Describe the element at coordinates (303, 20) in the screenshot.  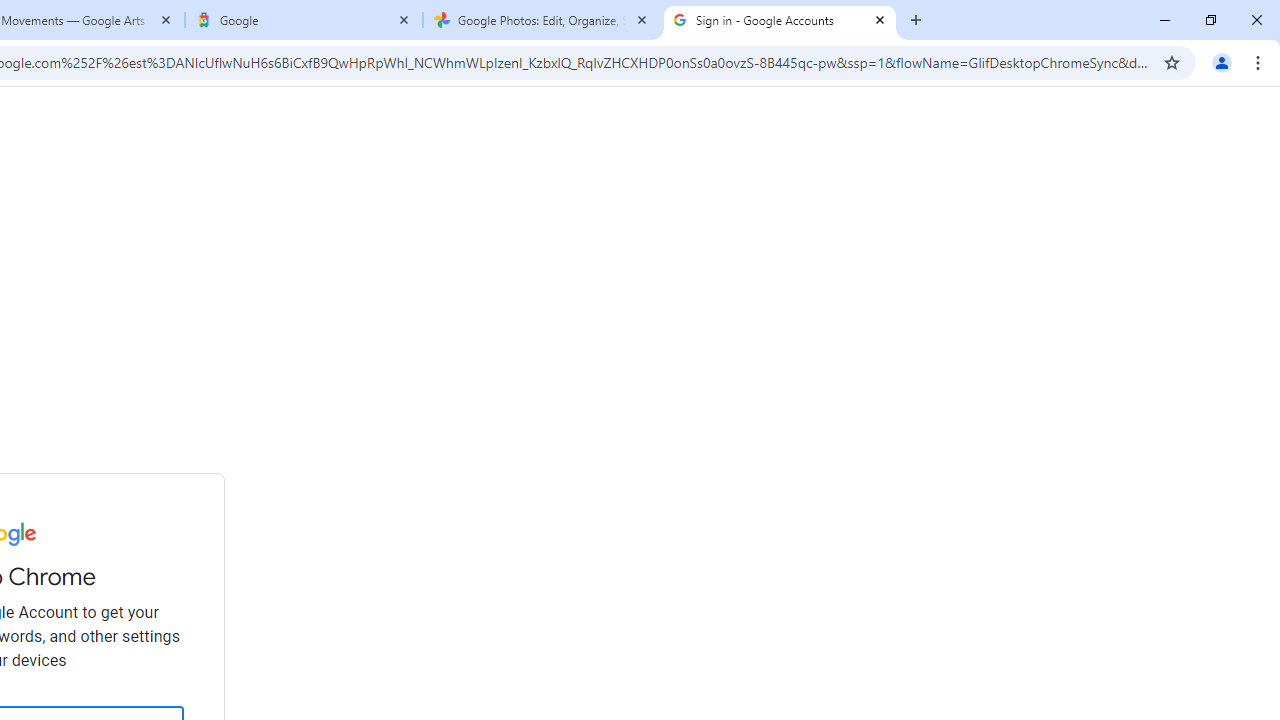
I see `'Google'` at that location.